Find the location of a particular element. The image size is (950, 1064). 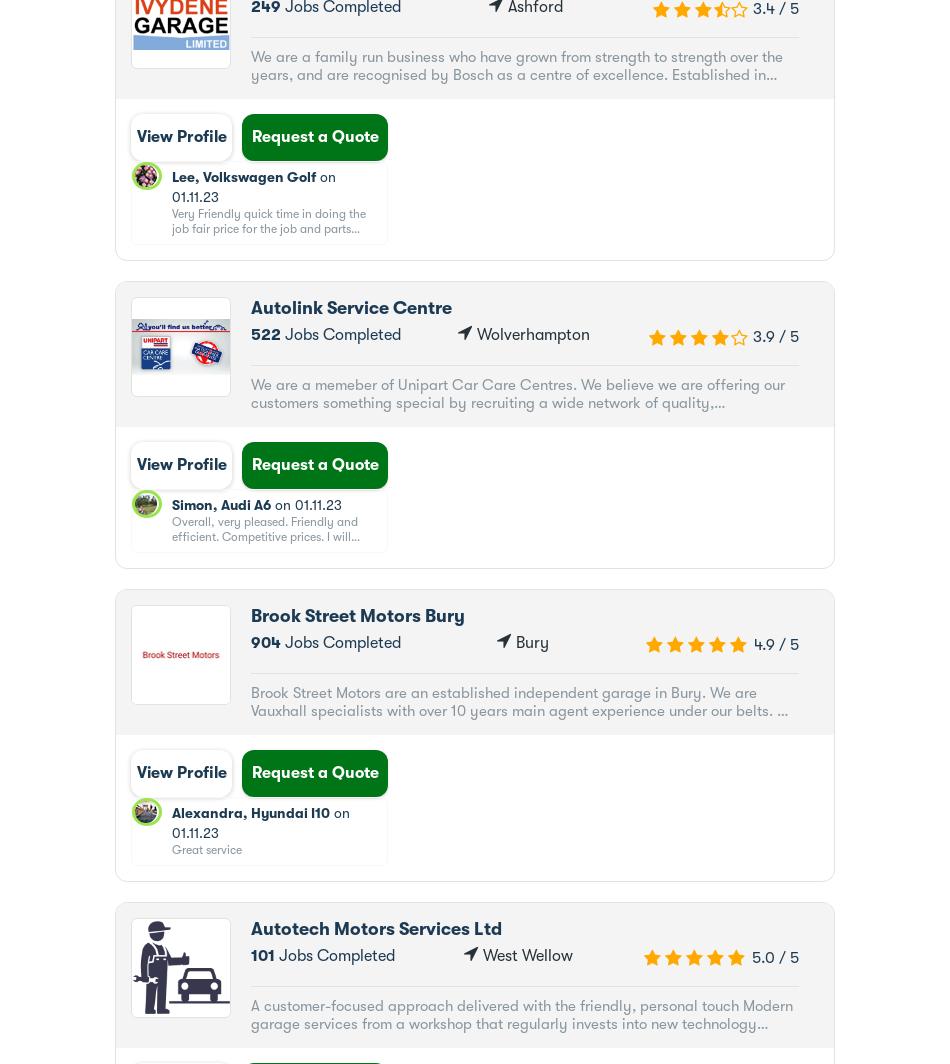

'5.0' is located at coordinates (762, 956).